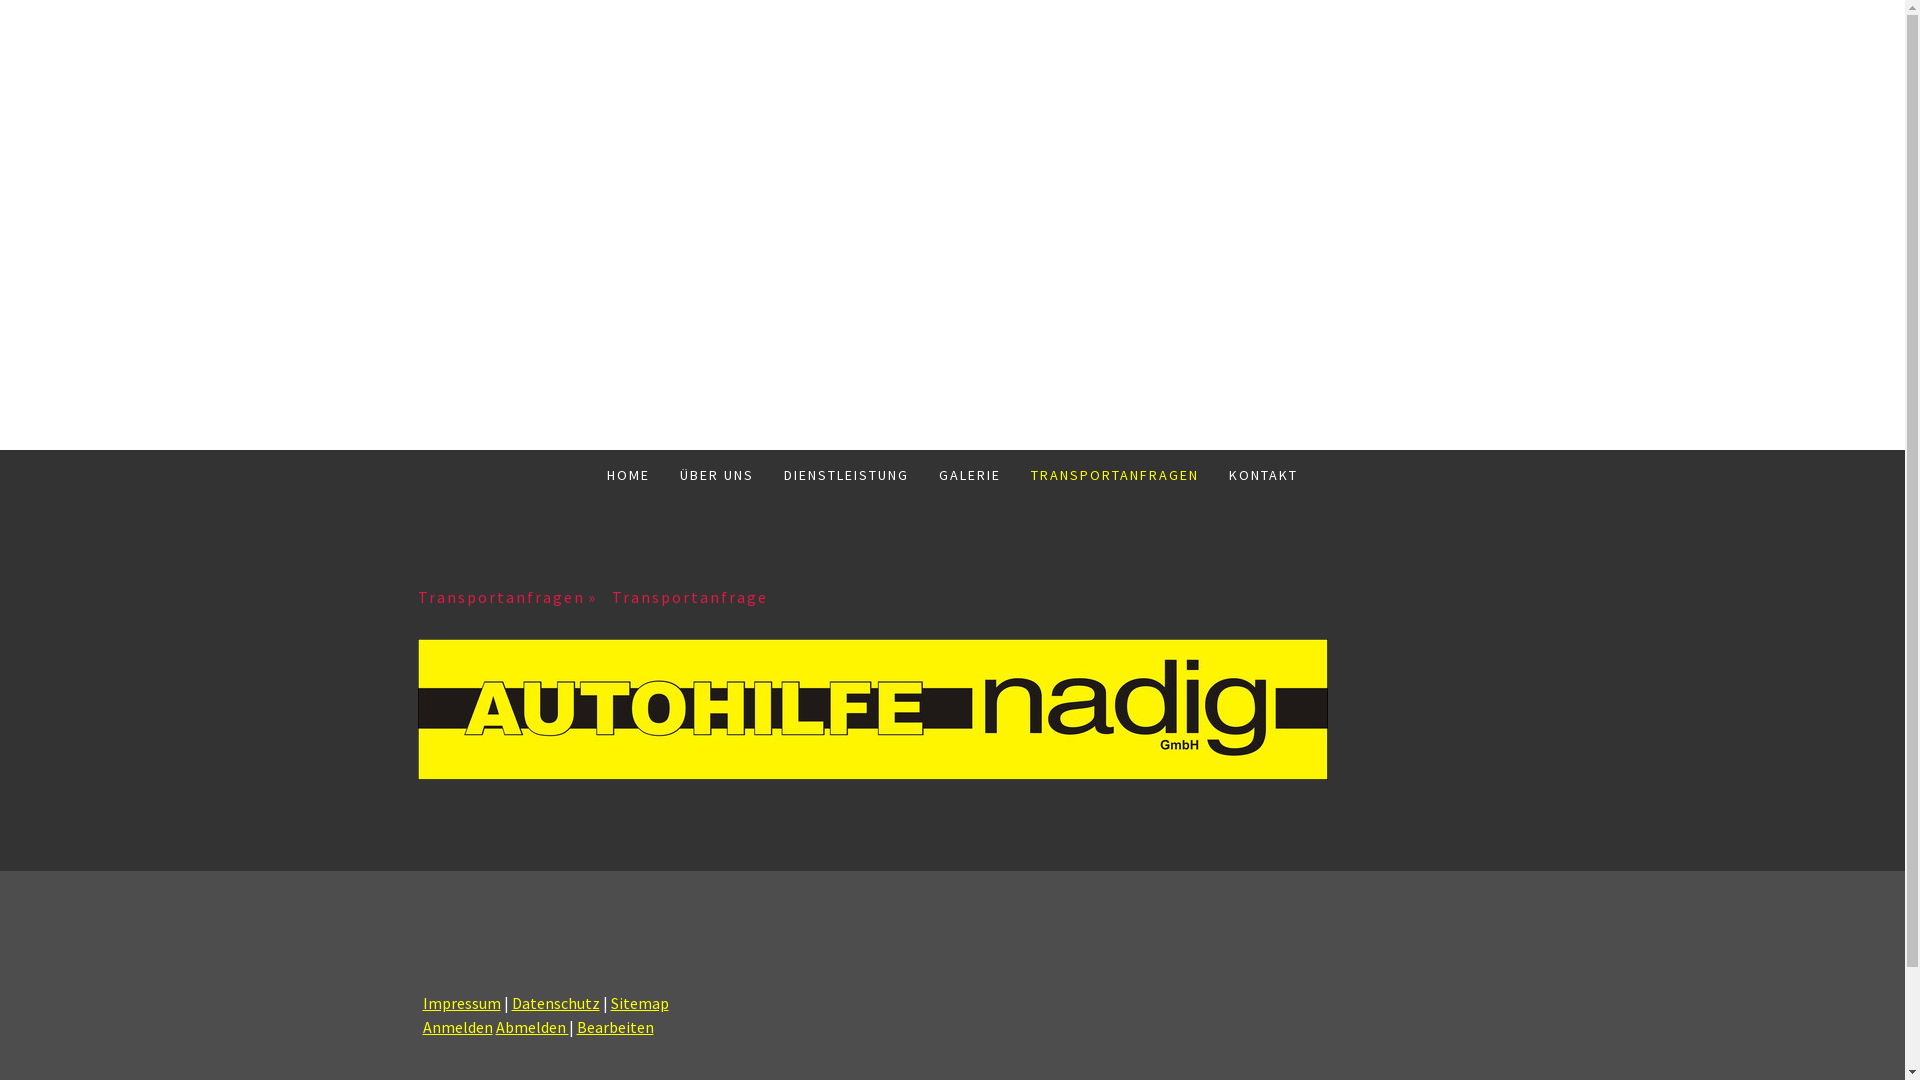 The height and width of the screenshot is (1080, 1920). I want to click on 'DIENSTLEISTUNG', so click(767, 474).